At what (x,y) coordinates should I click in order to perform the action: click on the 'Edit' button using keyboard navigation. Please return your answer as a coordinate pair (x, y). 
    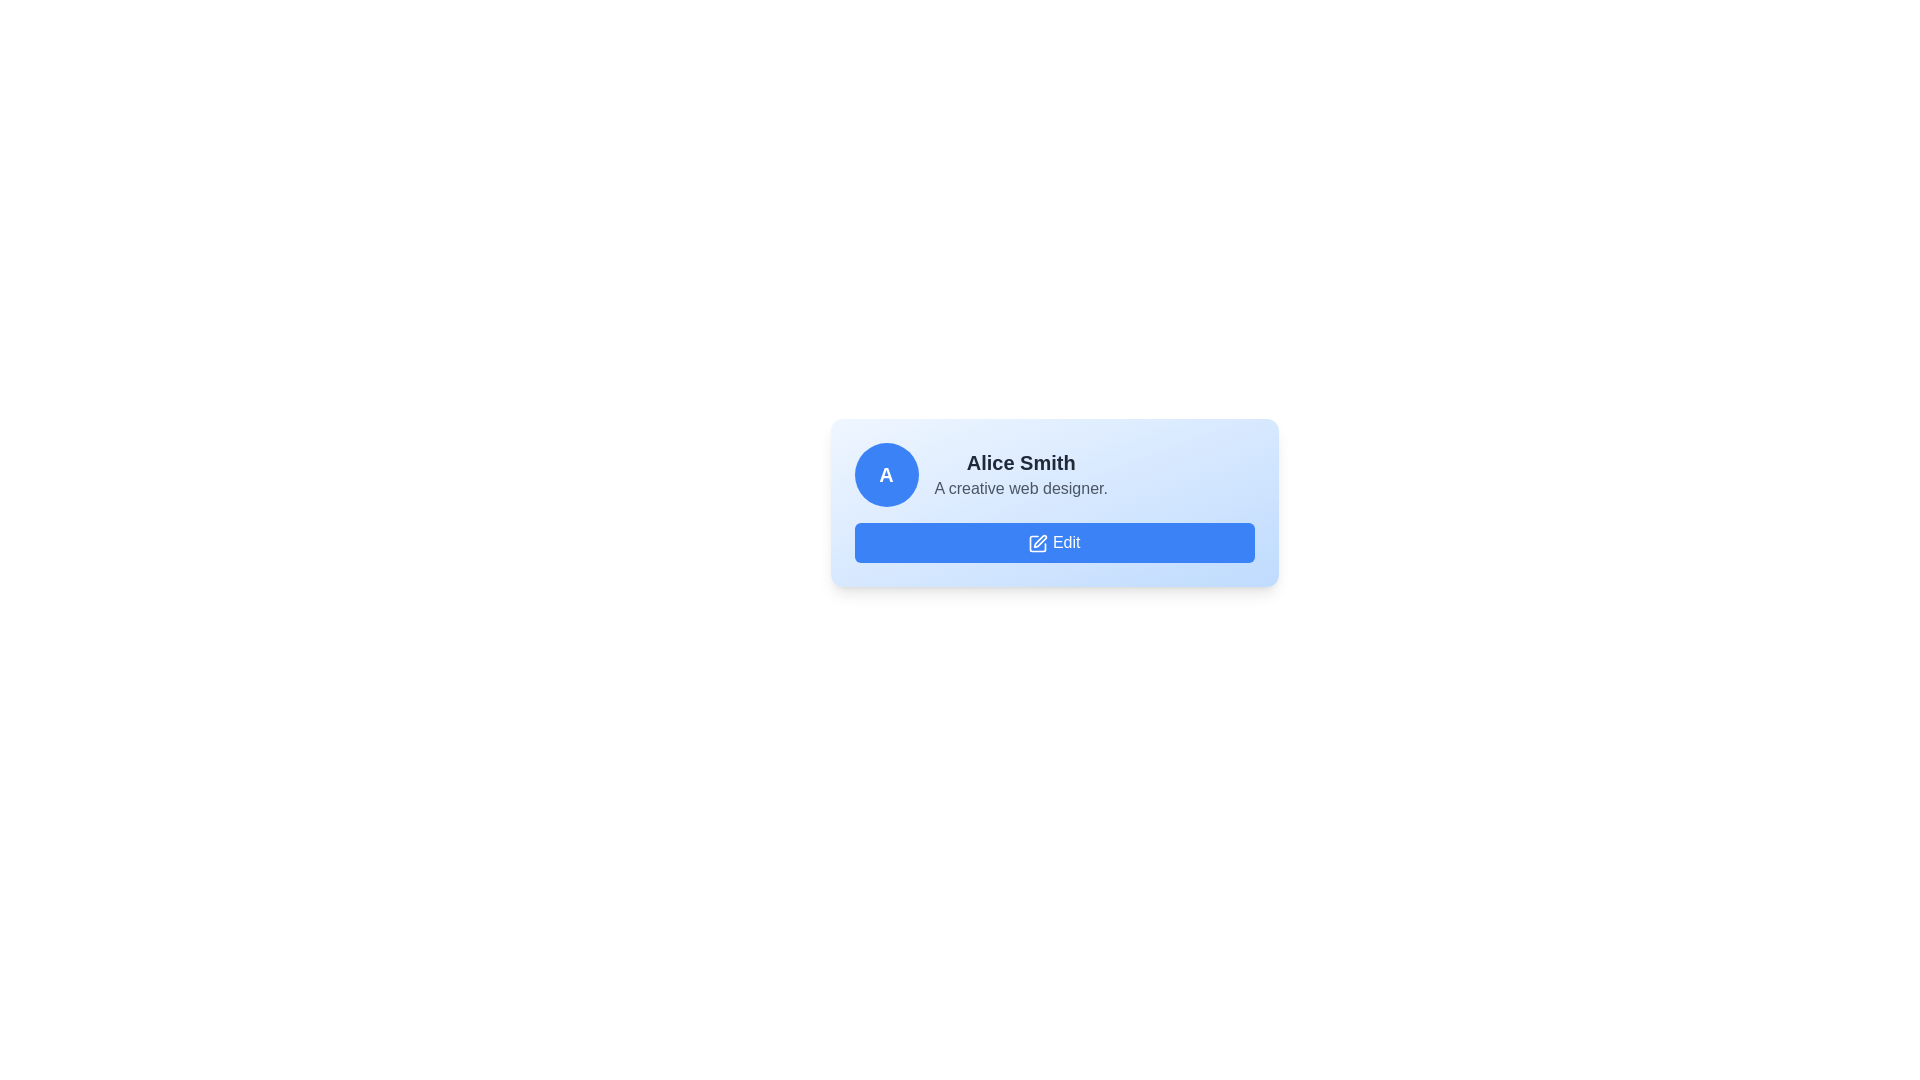
    Looking at the image, I should click on (1053, 543).